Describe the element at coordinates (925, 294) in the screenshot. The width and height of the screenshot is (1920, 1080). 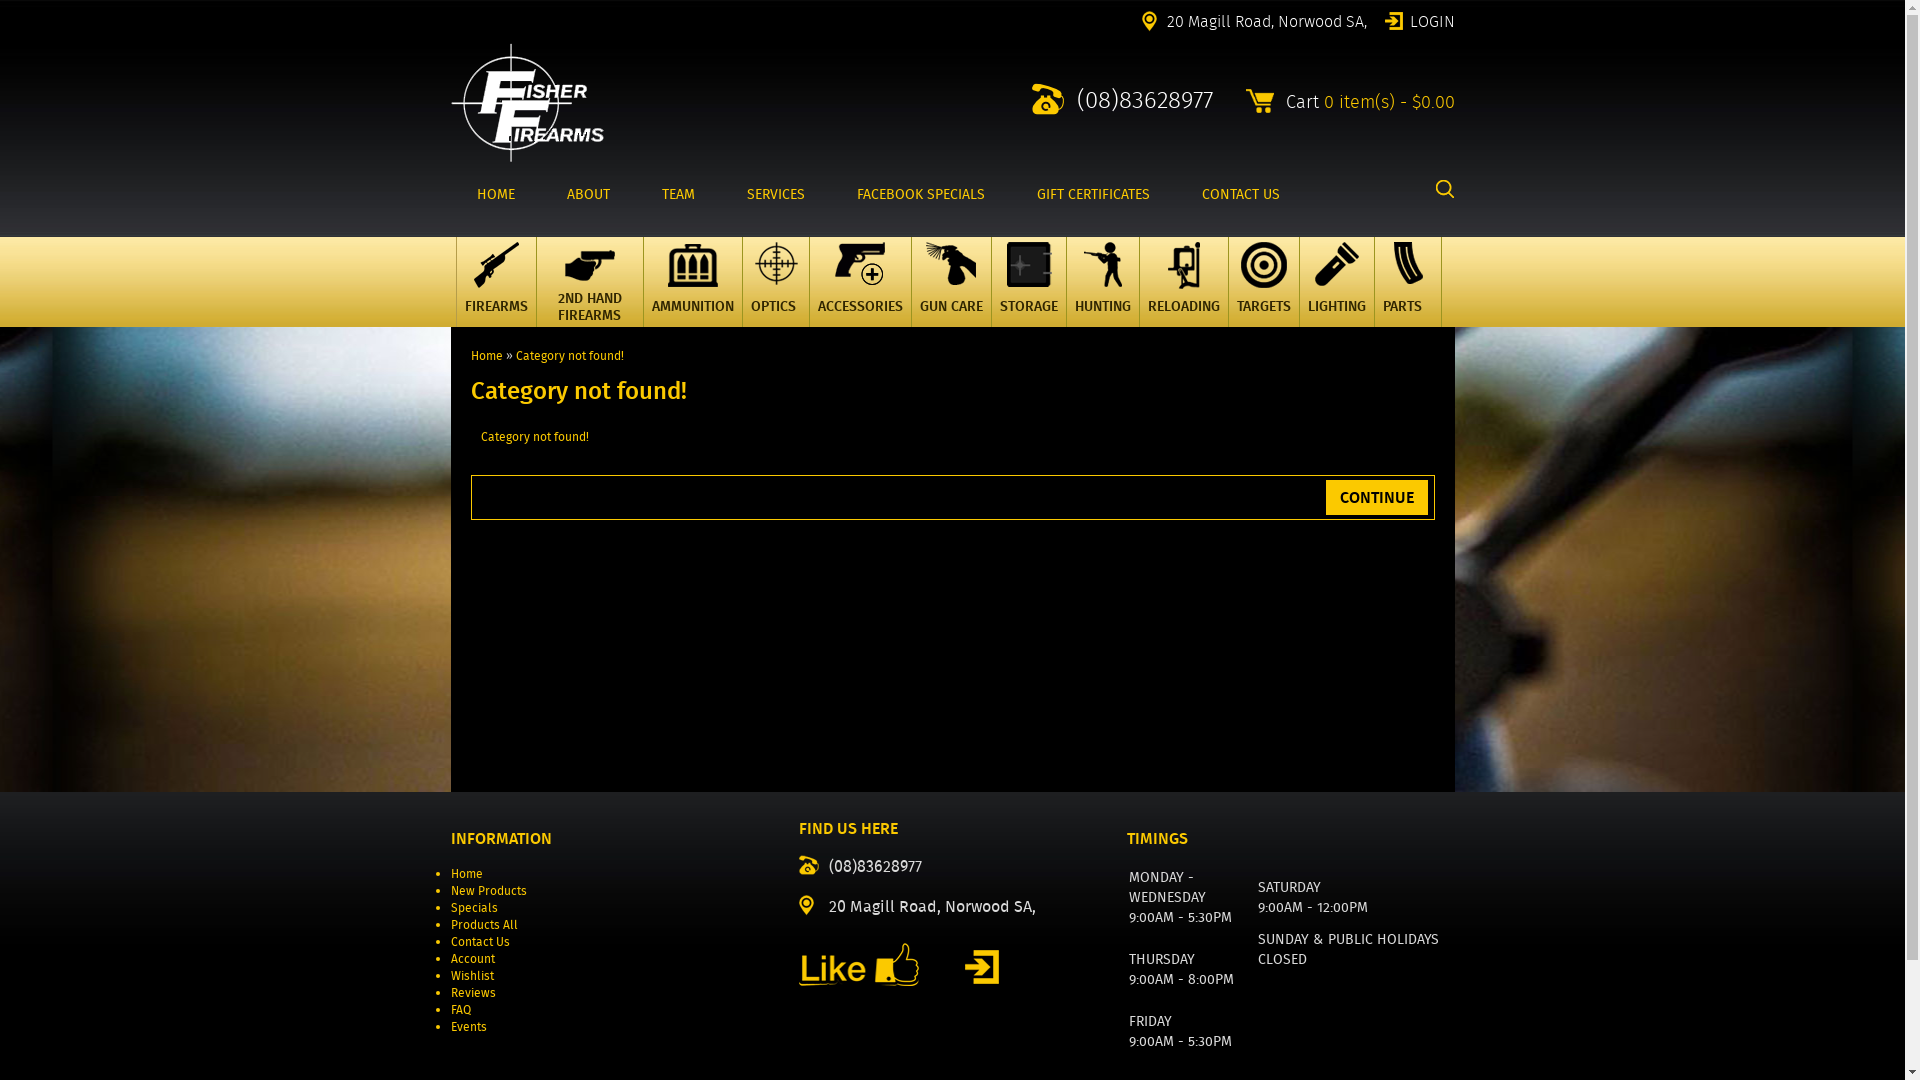
I see `'Gun Care'` at that location.